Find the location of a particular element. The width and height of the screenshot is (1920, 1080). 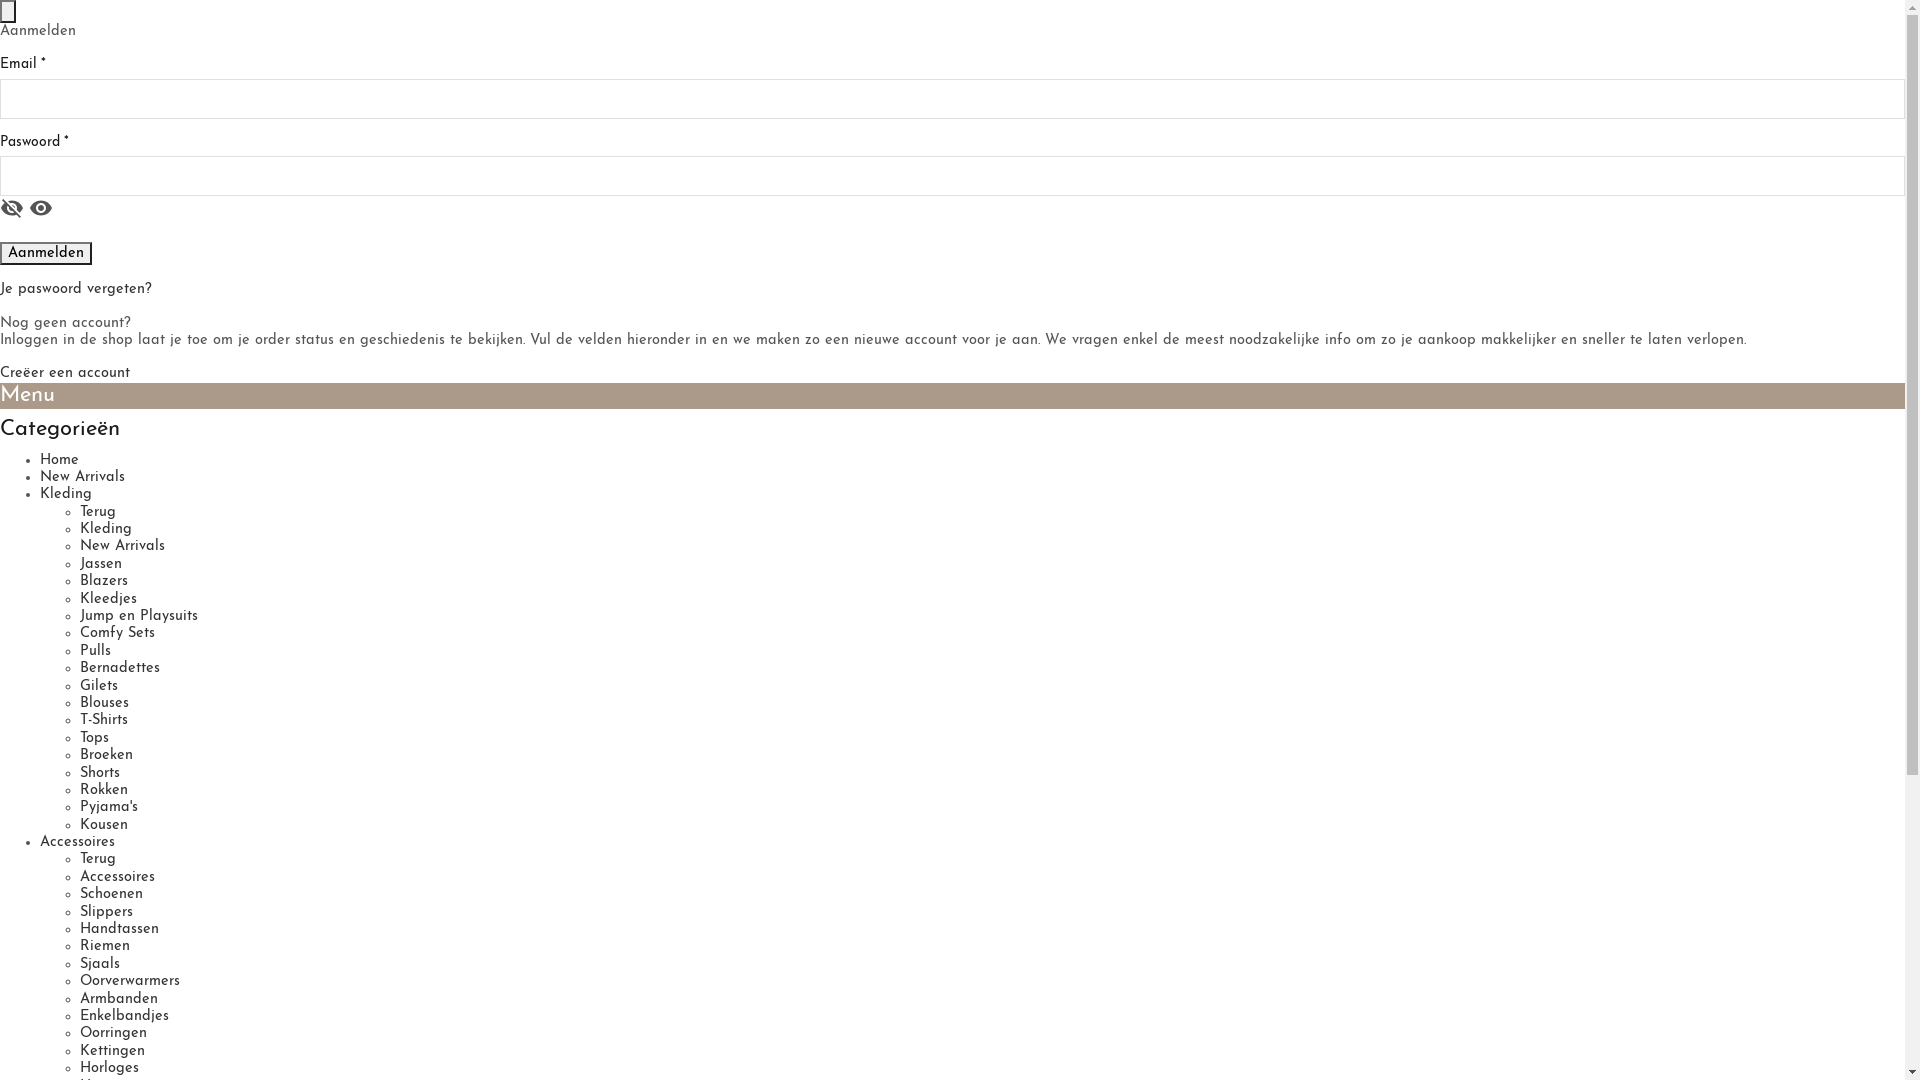

'T-Shirts' is located at coordinates (80, 720).